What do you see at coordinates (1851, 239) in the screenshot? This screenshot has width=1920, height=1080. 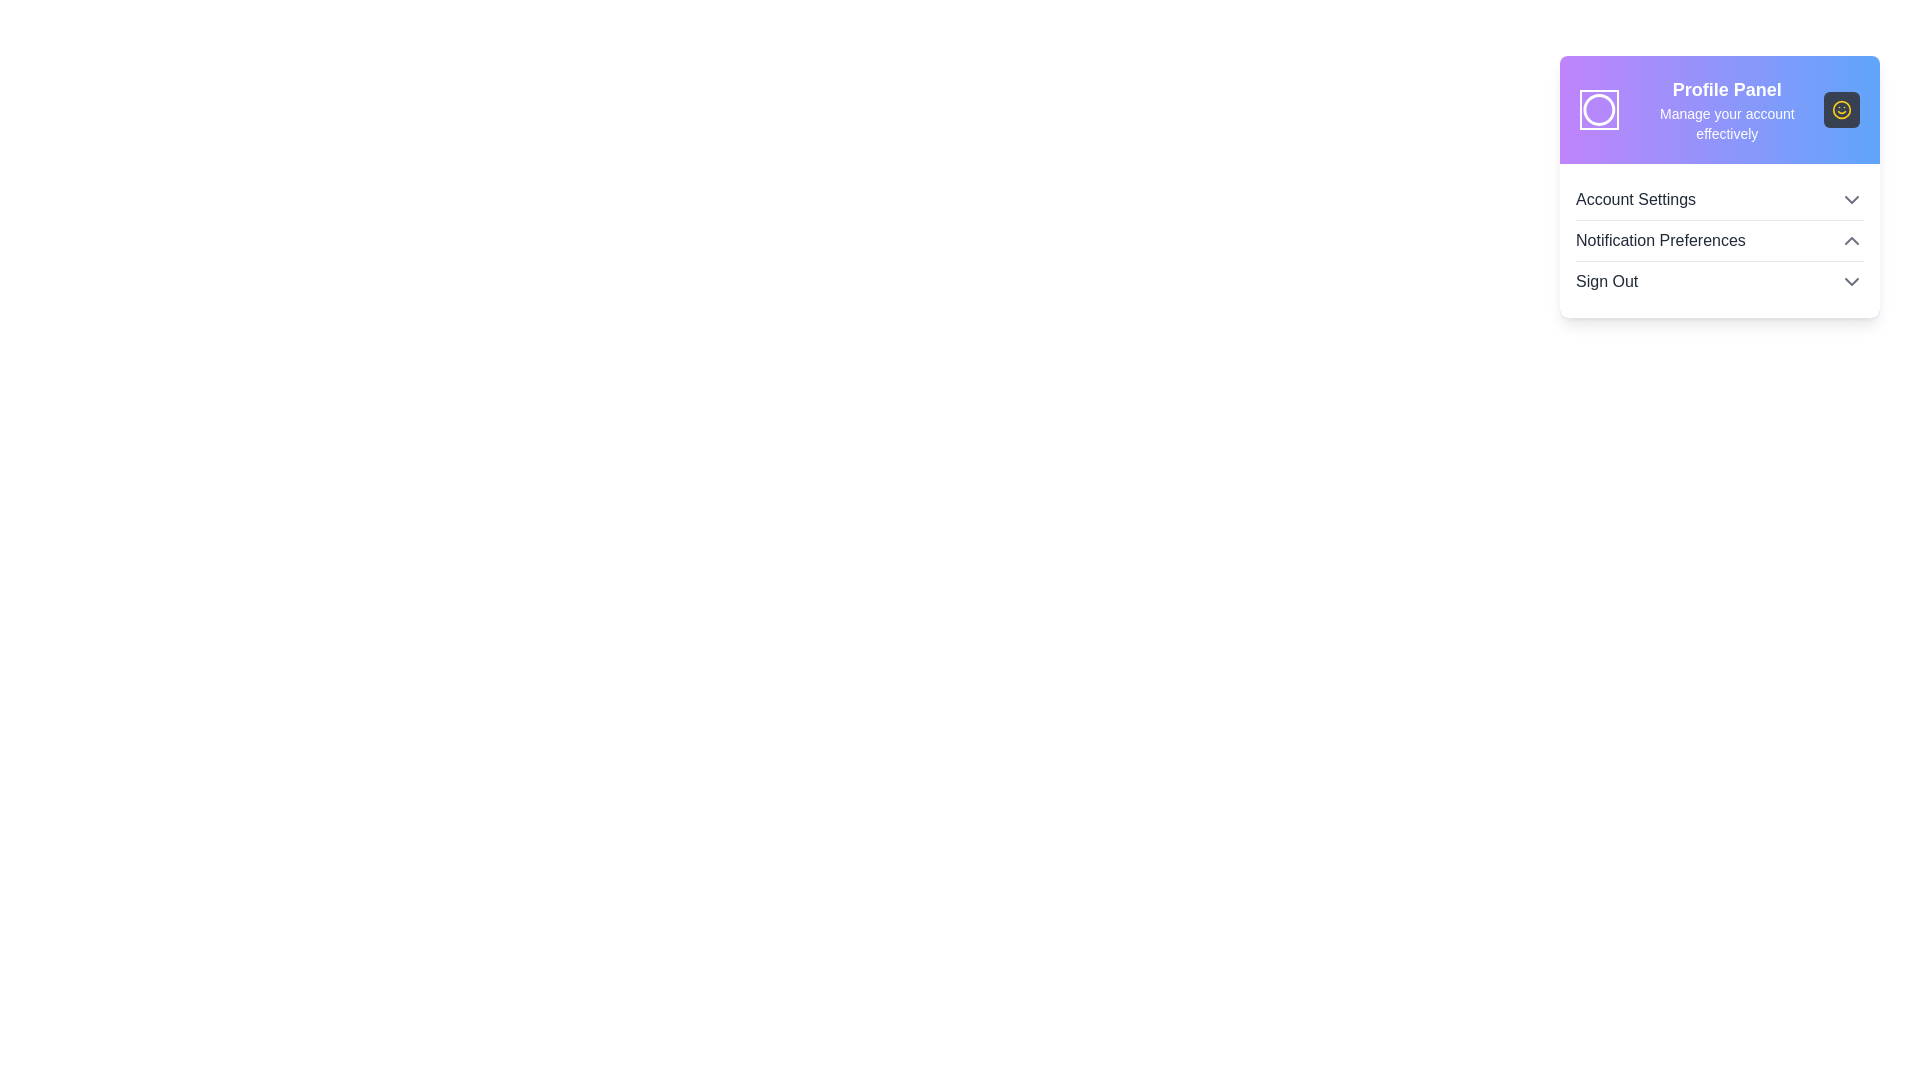 I see `the chevron-shaped icon resembling an upward-pointing arrow, located next to the 'Notification Preferences' text` at bounding box center [1851, 239].